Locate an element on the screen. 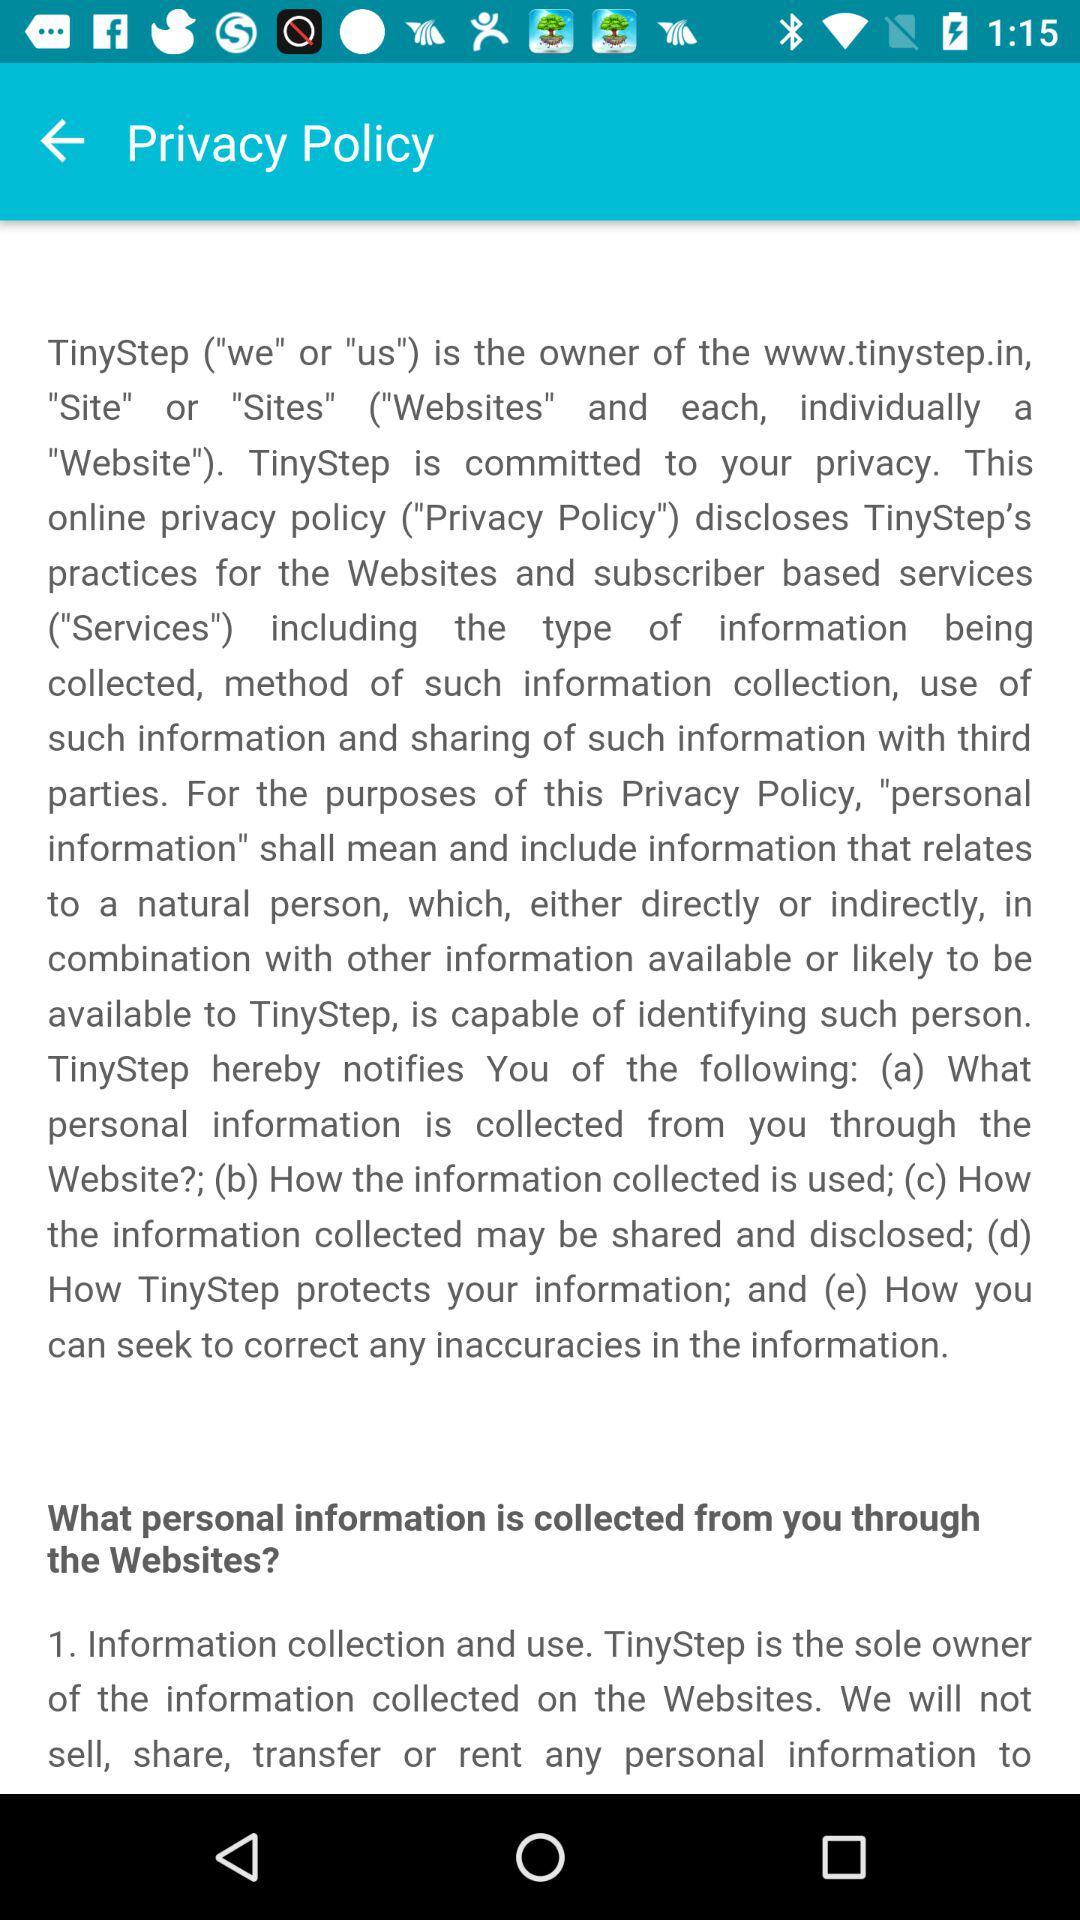  previous page is located at coordinates (61, 140).